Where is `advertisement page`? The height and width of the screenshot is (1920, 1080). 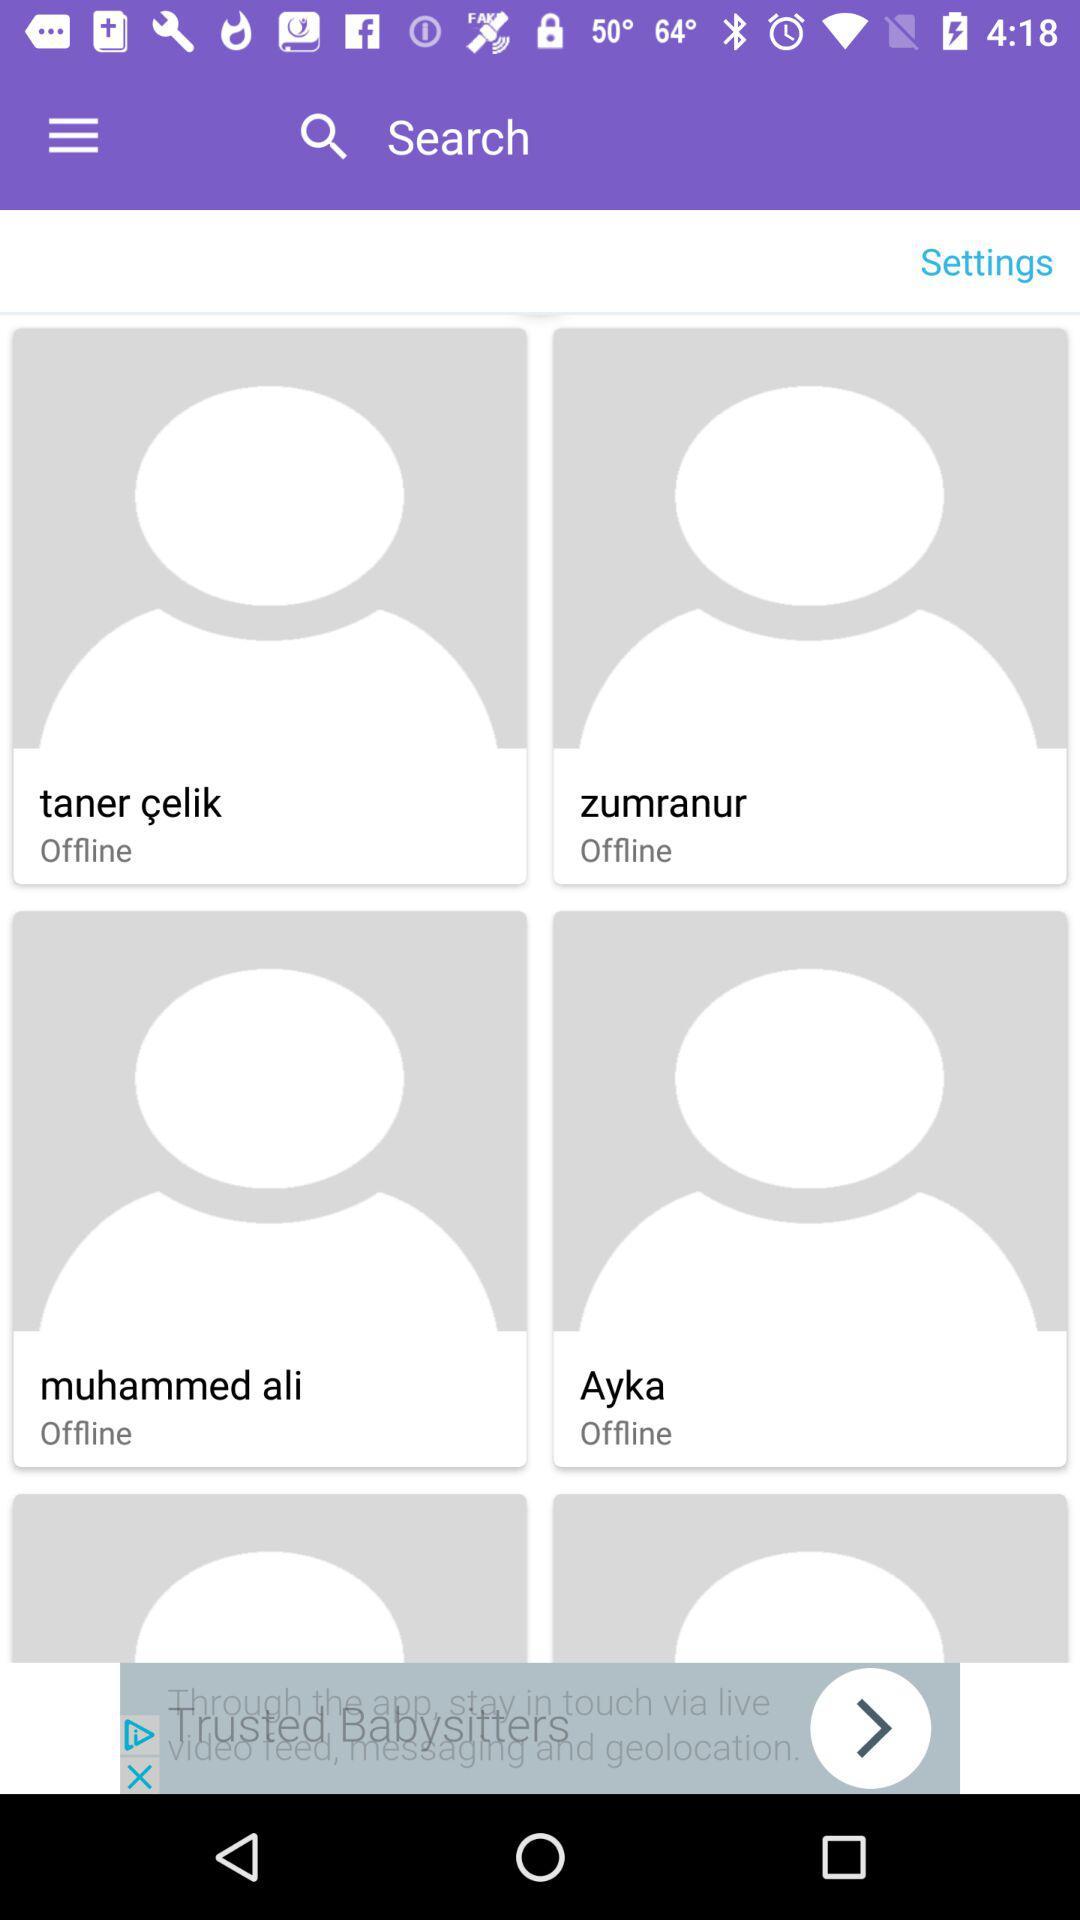 advertisement page is located at coordinates (540, 1727).